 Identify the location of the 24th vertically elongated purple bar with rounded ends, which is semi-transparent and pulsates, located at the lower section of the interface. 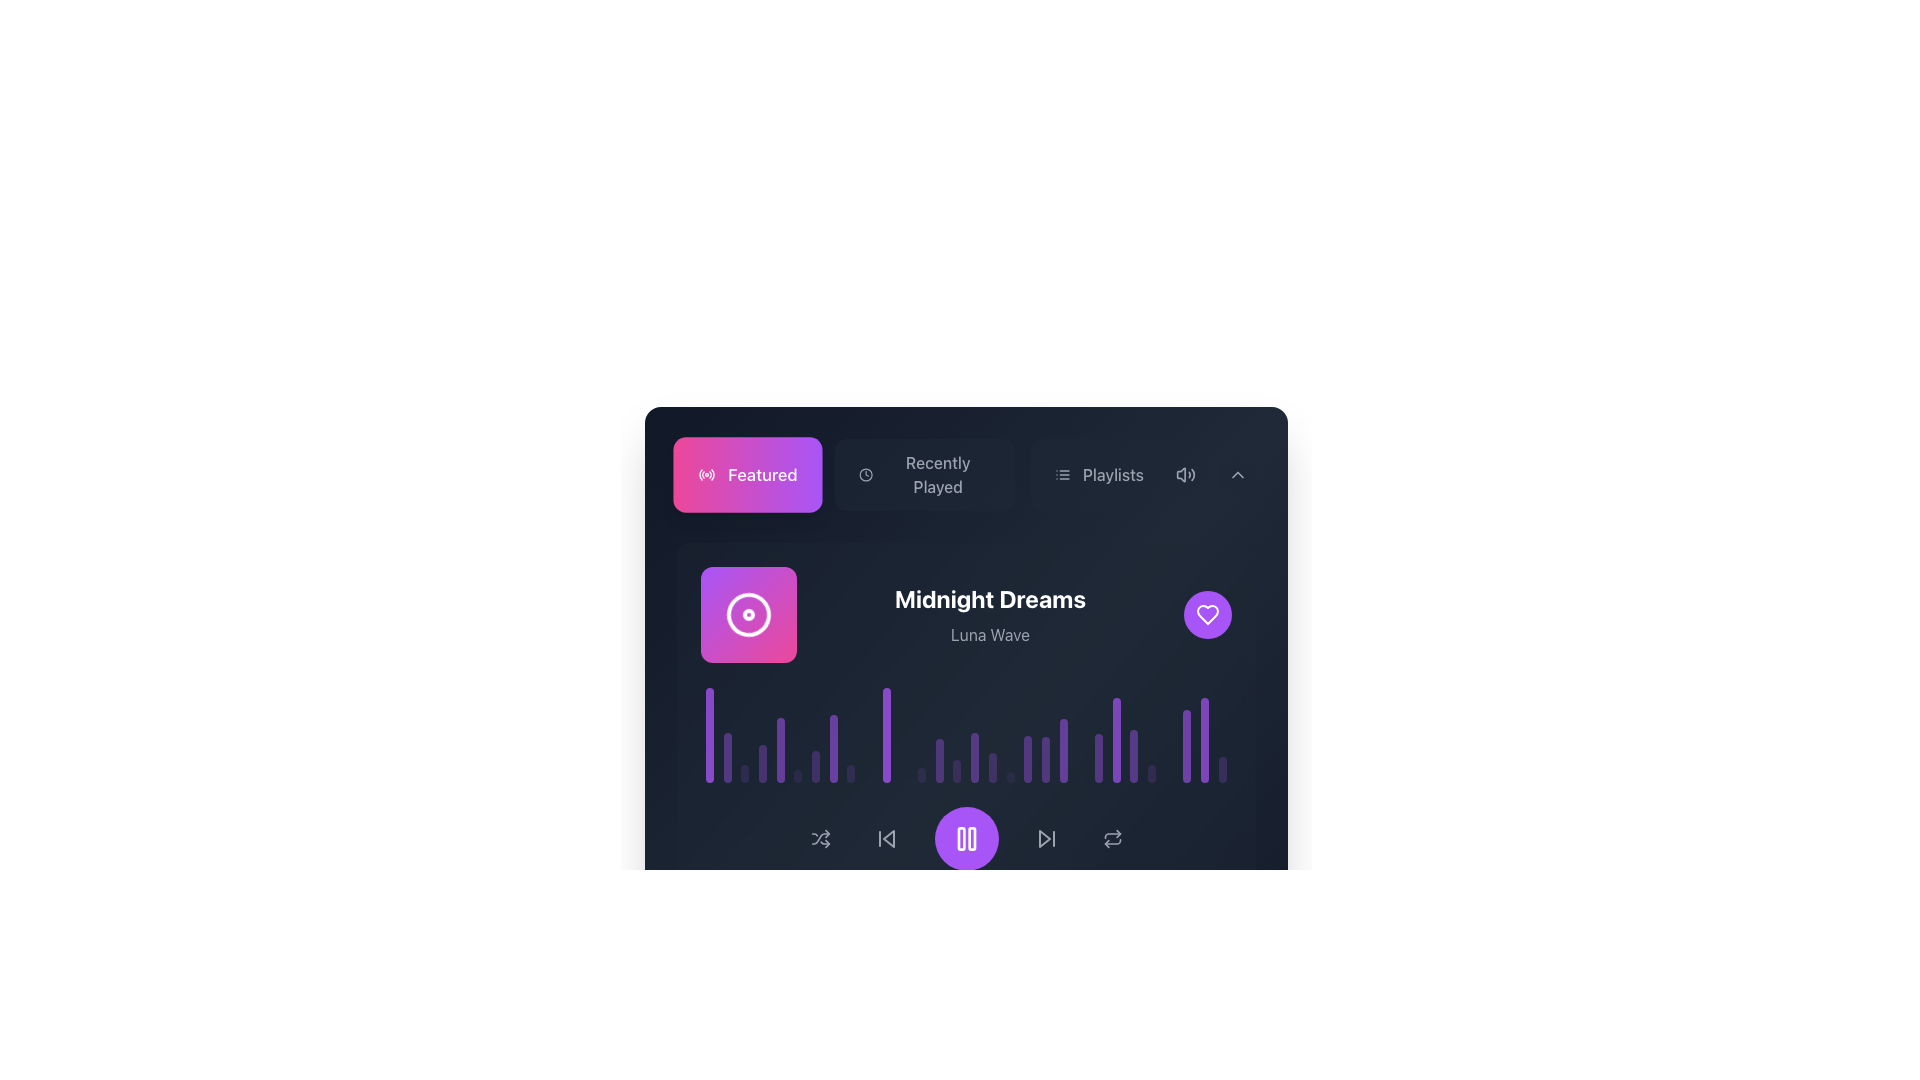
(1115, 740).